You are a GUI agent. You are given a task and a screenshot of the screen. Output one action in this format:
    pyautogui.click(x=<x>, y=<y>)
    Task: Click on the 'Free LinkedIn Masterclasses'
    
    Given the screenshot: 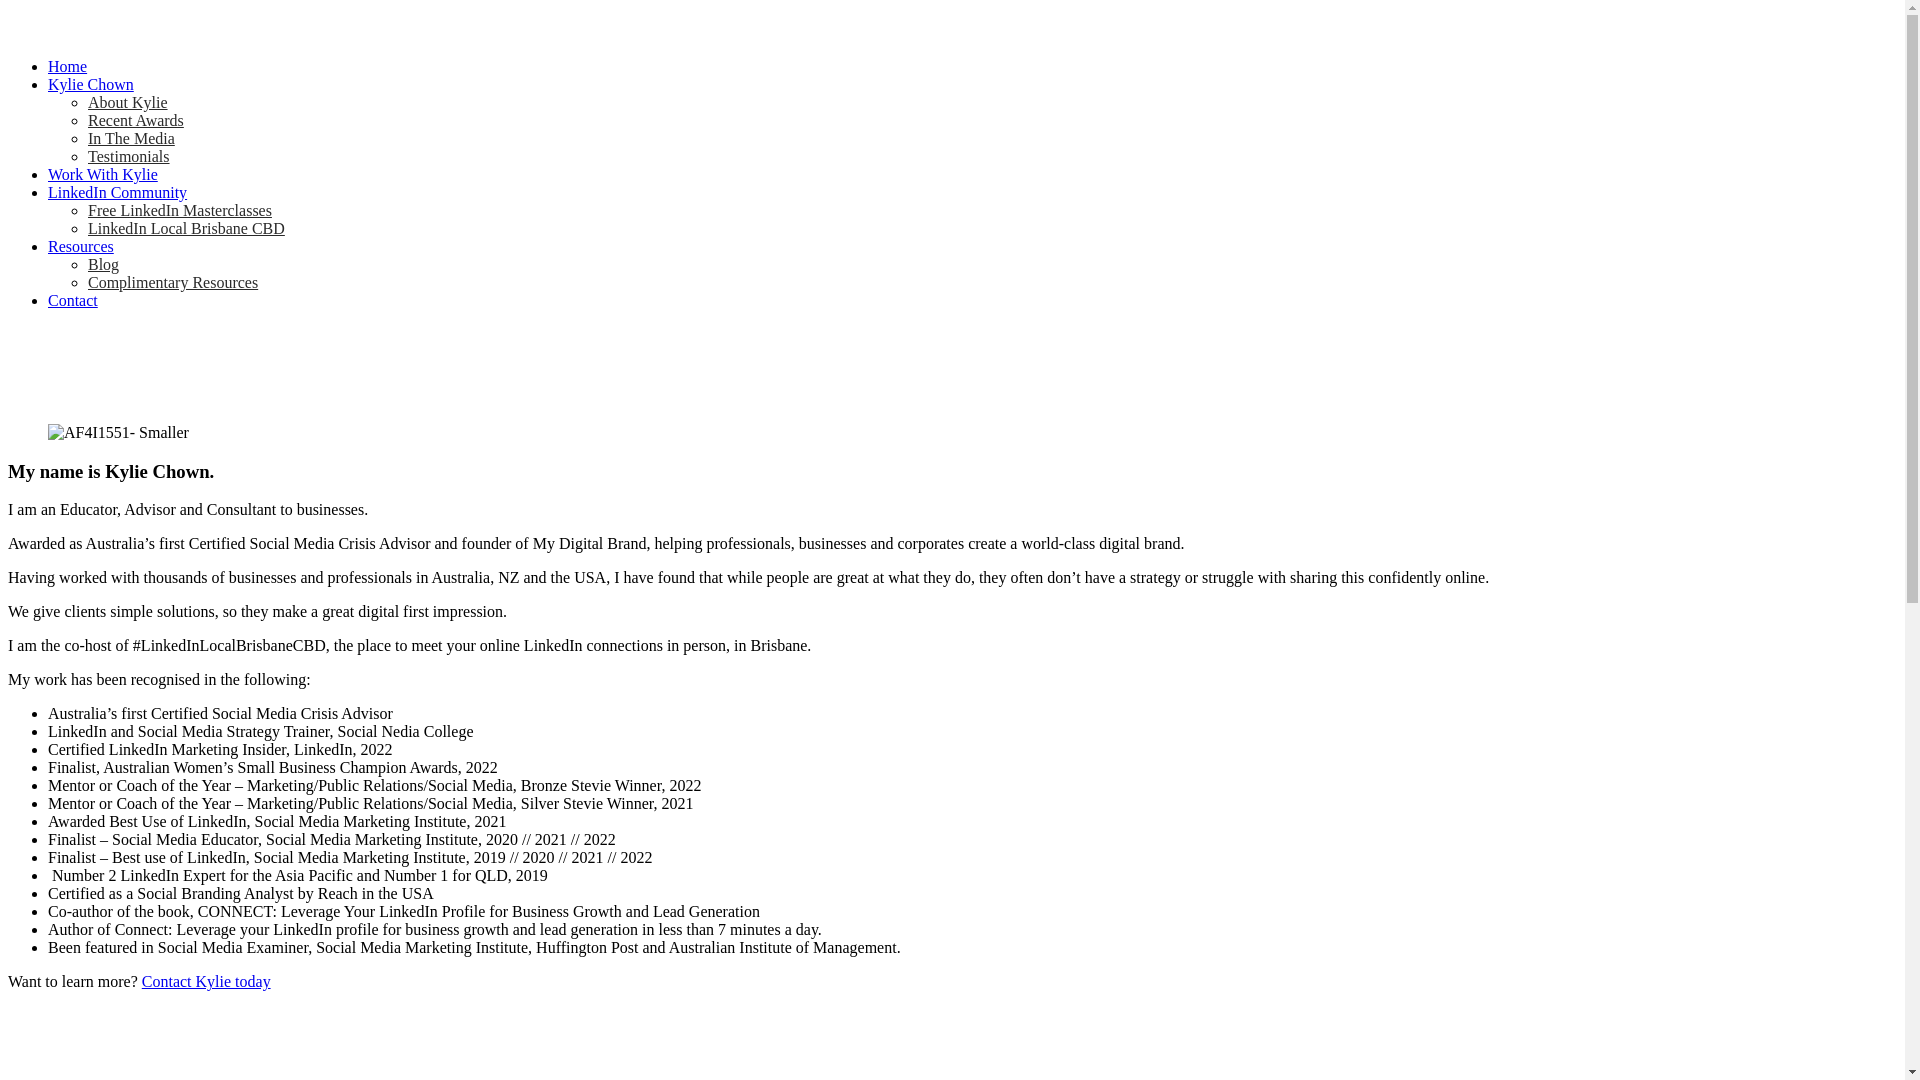 What is the action you would take?
    pyautogui.click(x=180, y=210)
    